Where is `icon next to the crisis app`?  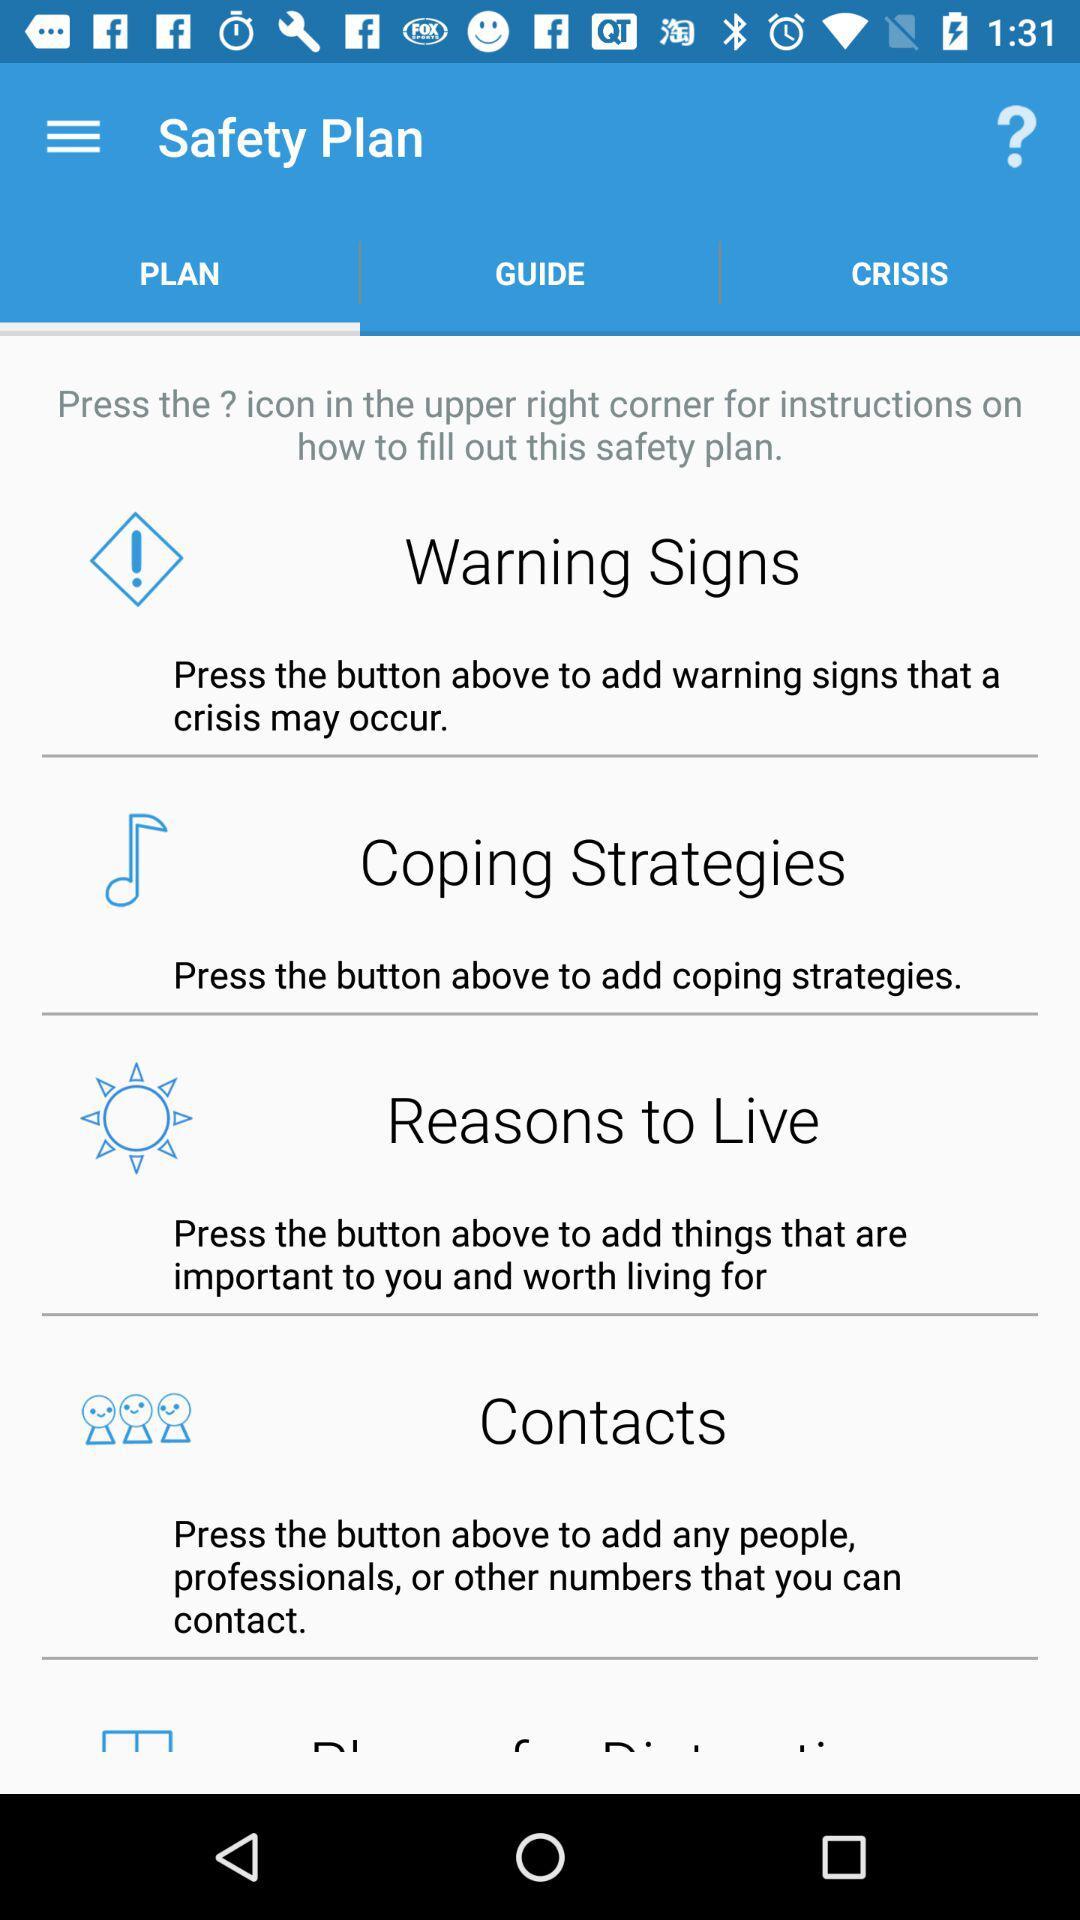
icon next to the crisis app is located at coordinates (540, 272).